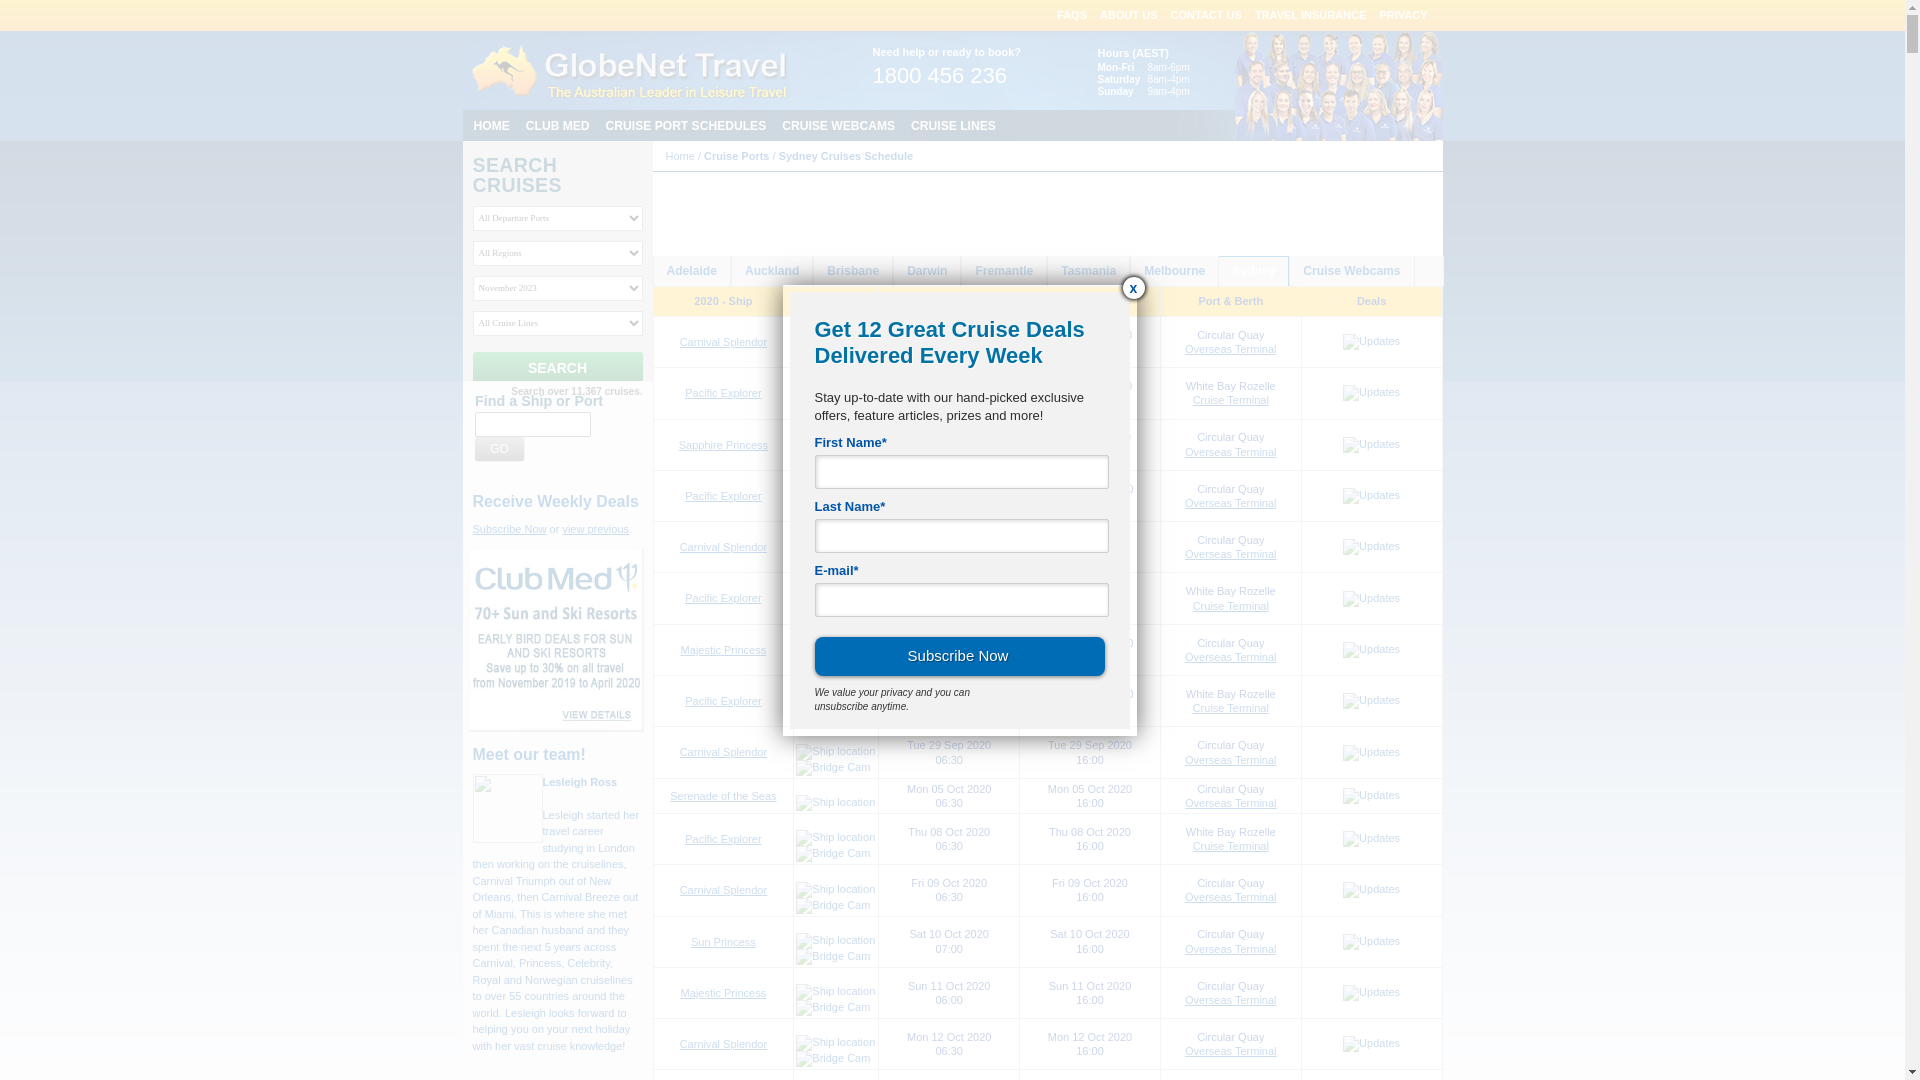  What do you see at coordinates (772, 125) in the screenshot?
I see `'CRUISE WEBCAMS'` at bounding box center [772, 125].